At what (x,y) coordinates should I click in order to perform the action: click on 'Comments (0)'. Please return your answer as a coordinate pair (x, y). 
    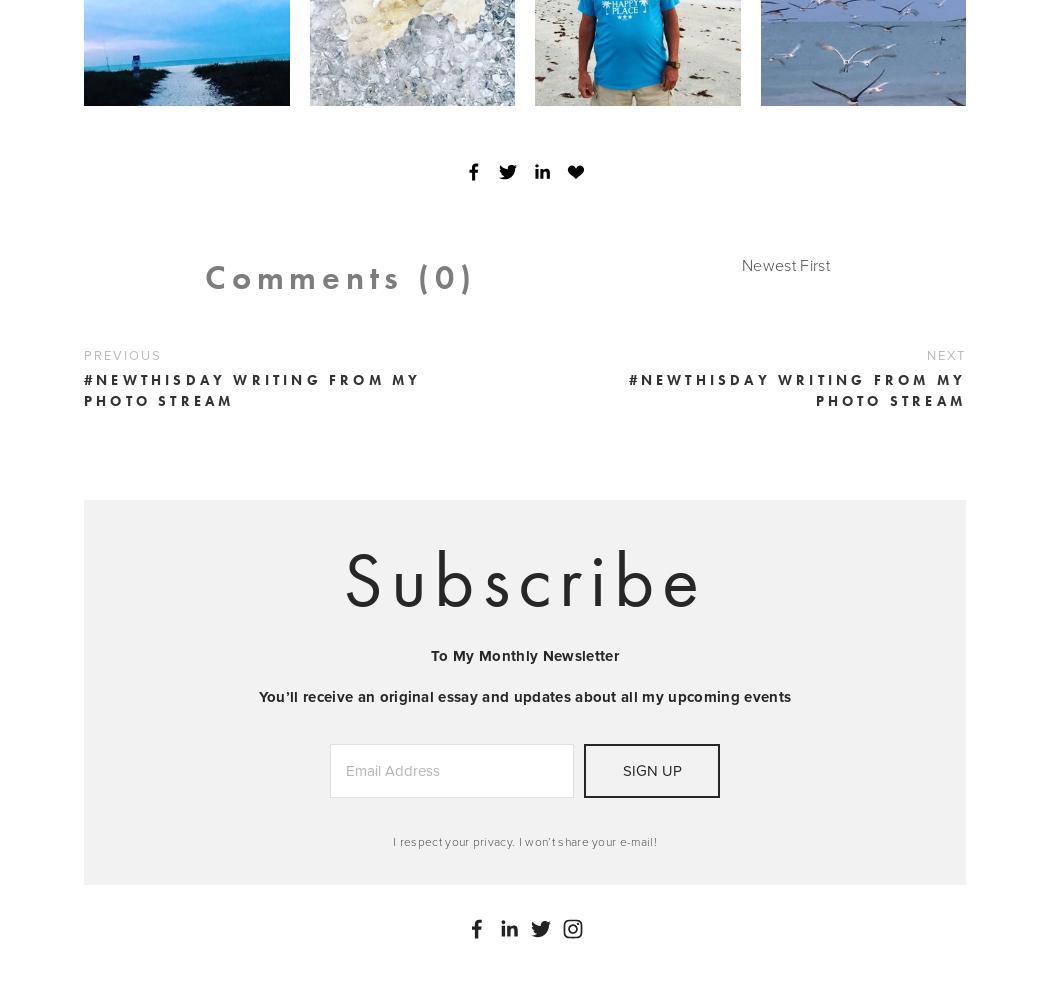
    Looking at the image, I should click on (339, 275).